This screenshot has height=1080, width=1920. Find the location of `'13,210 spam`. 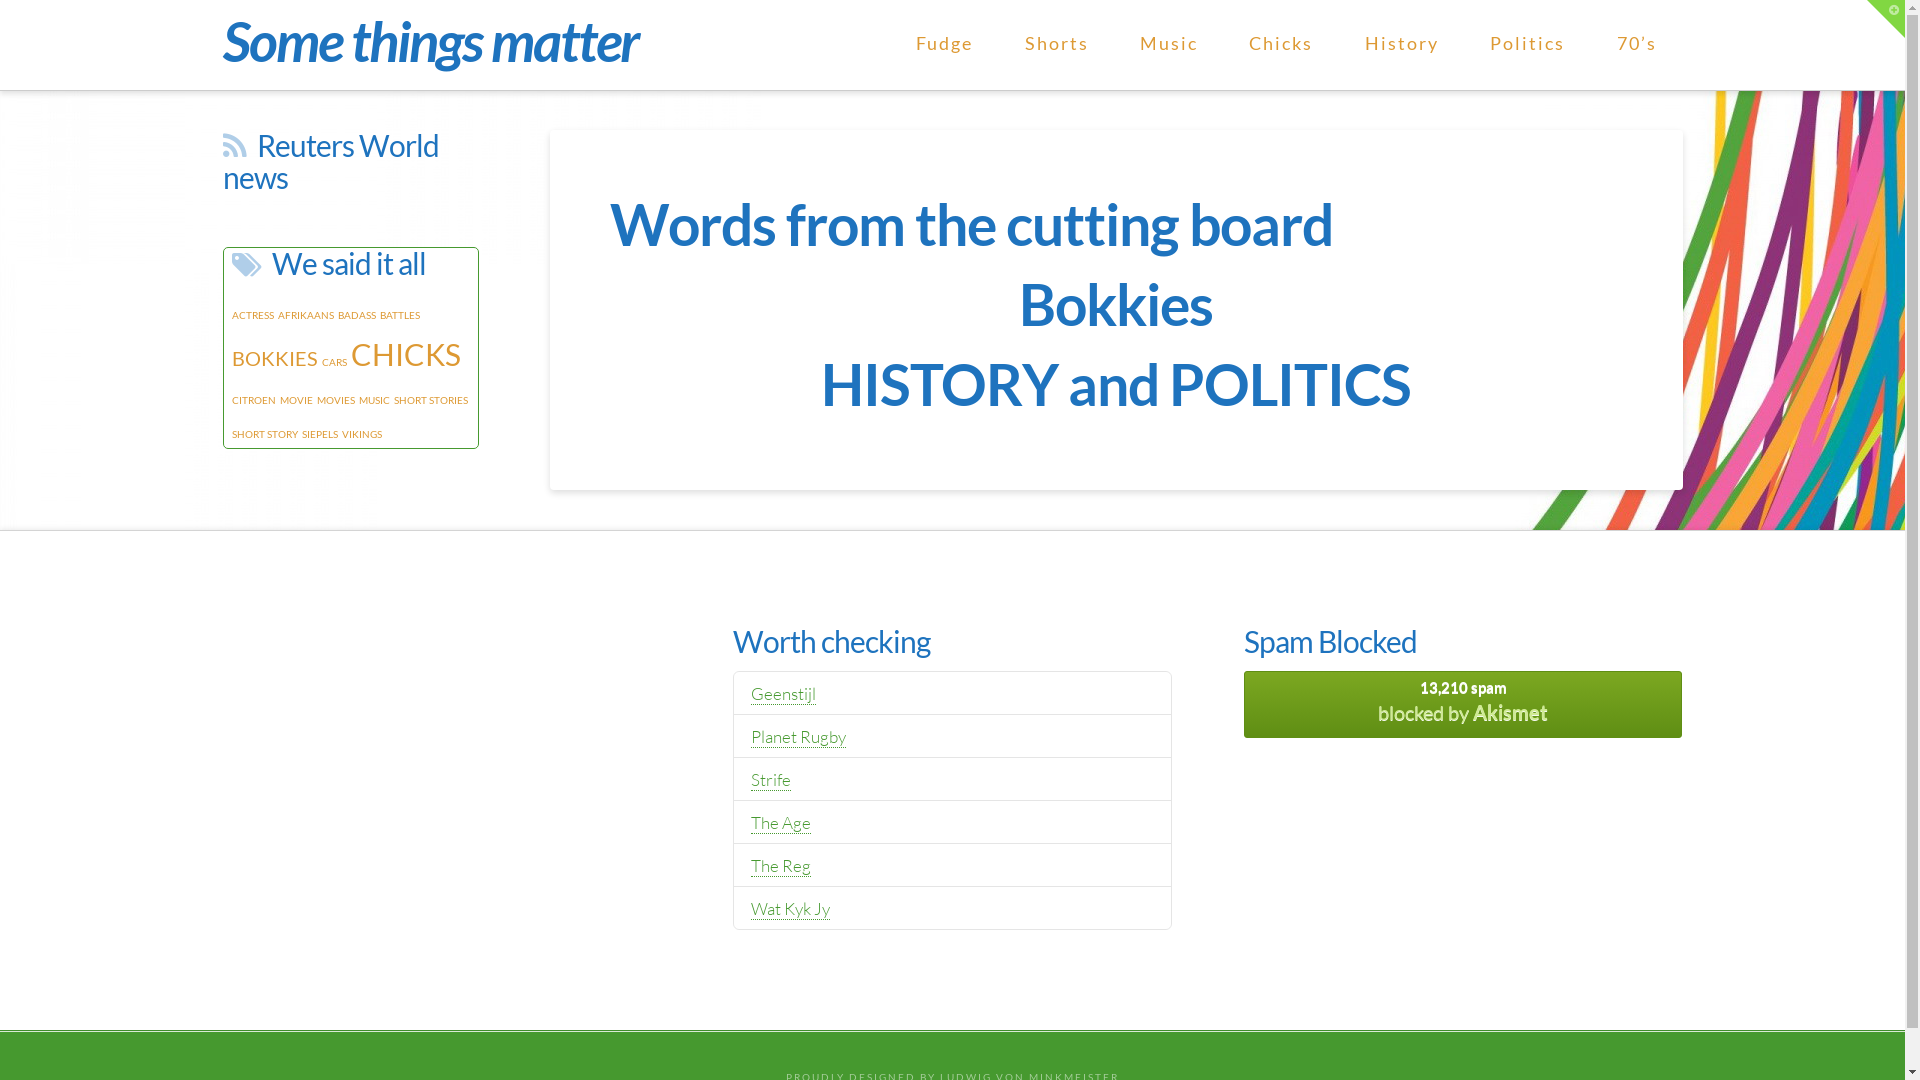

'13,210 spam is located at coordinates (1463, 703).